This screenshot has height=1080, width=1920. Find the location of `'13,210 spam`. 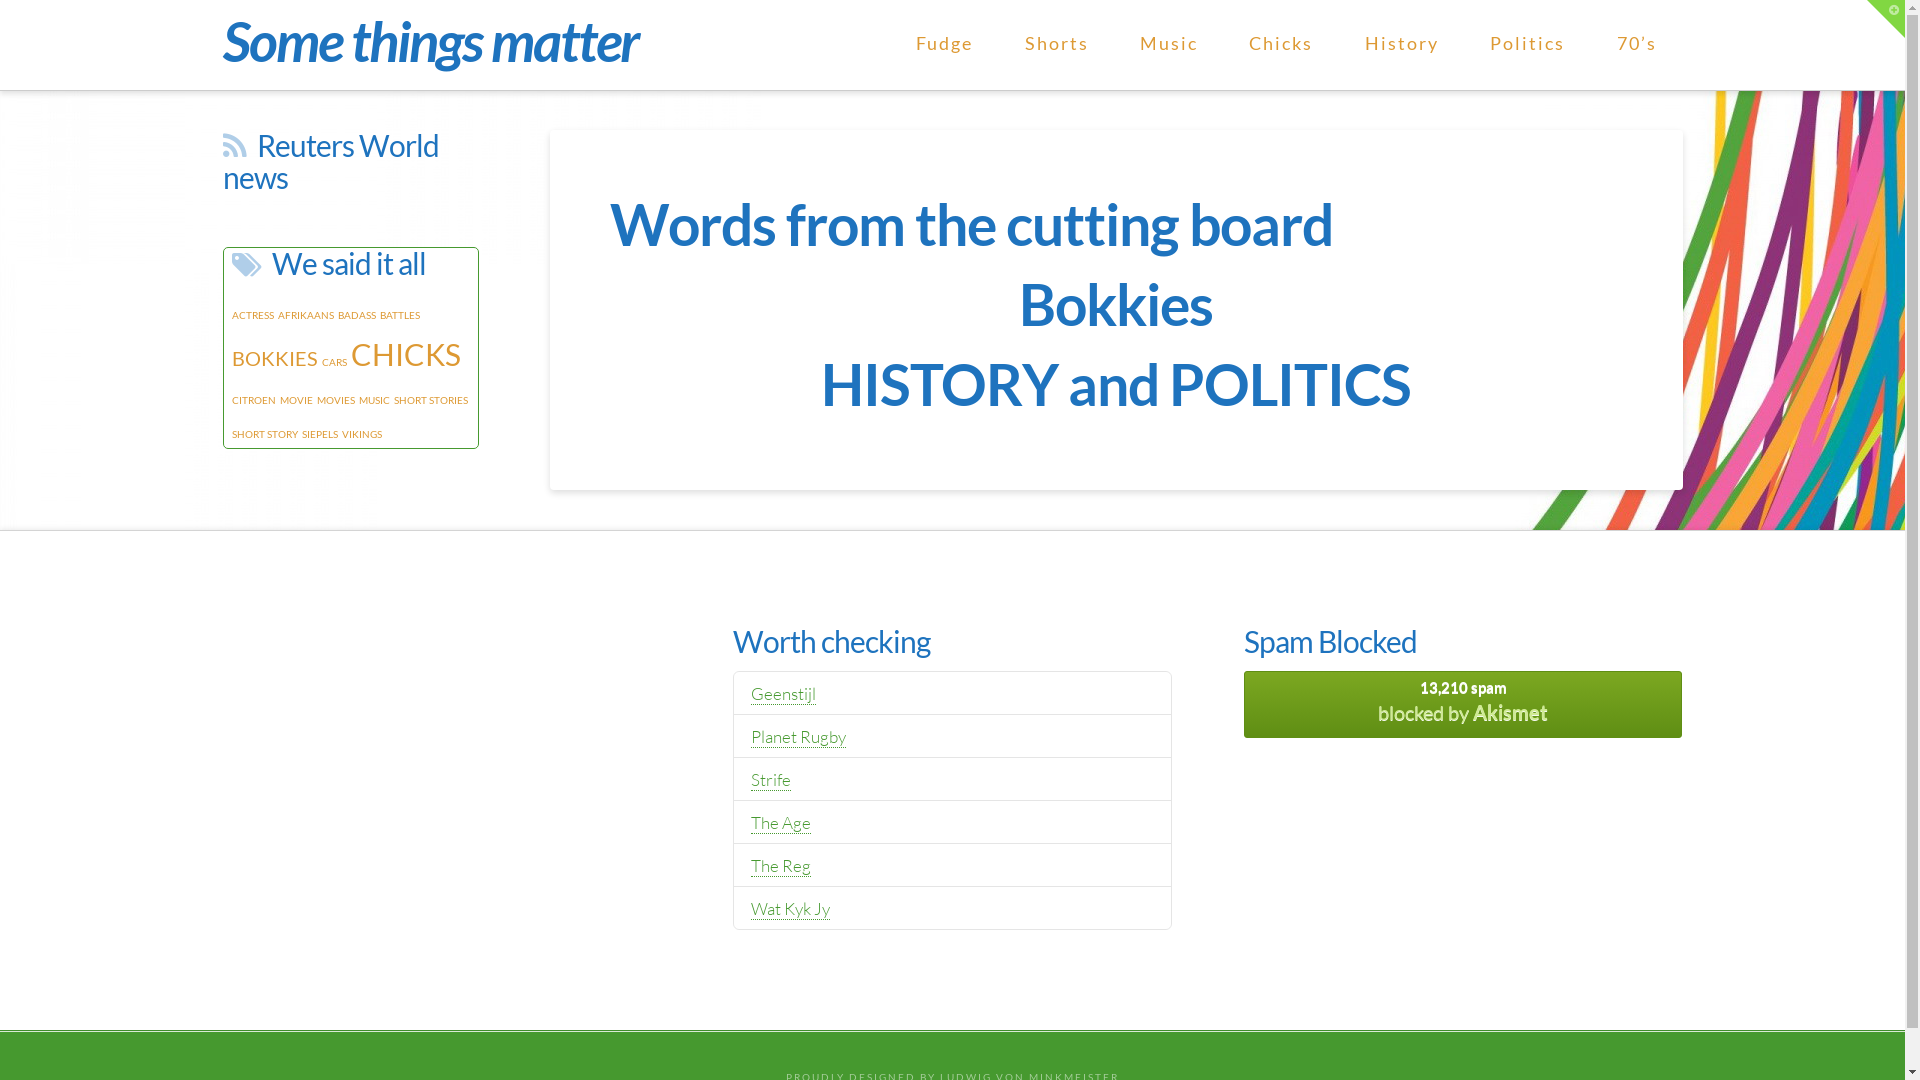

'13,210 spam is located at coordinates (1463, 703).